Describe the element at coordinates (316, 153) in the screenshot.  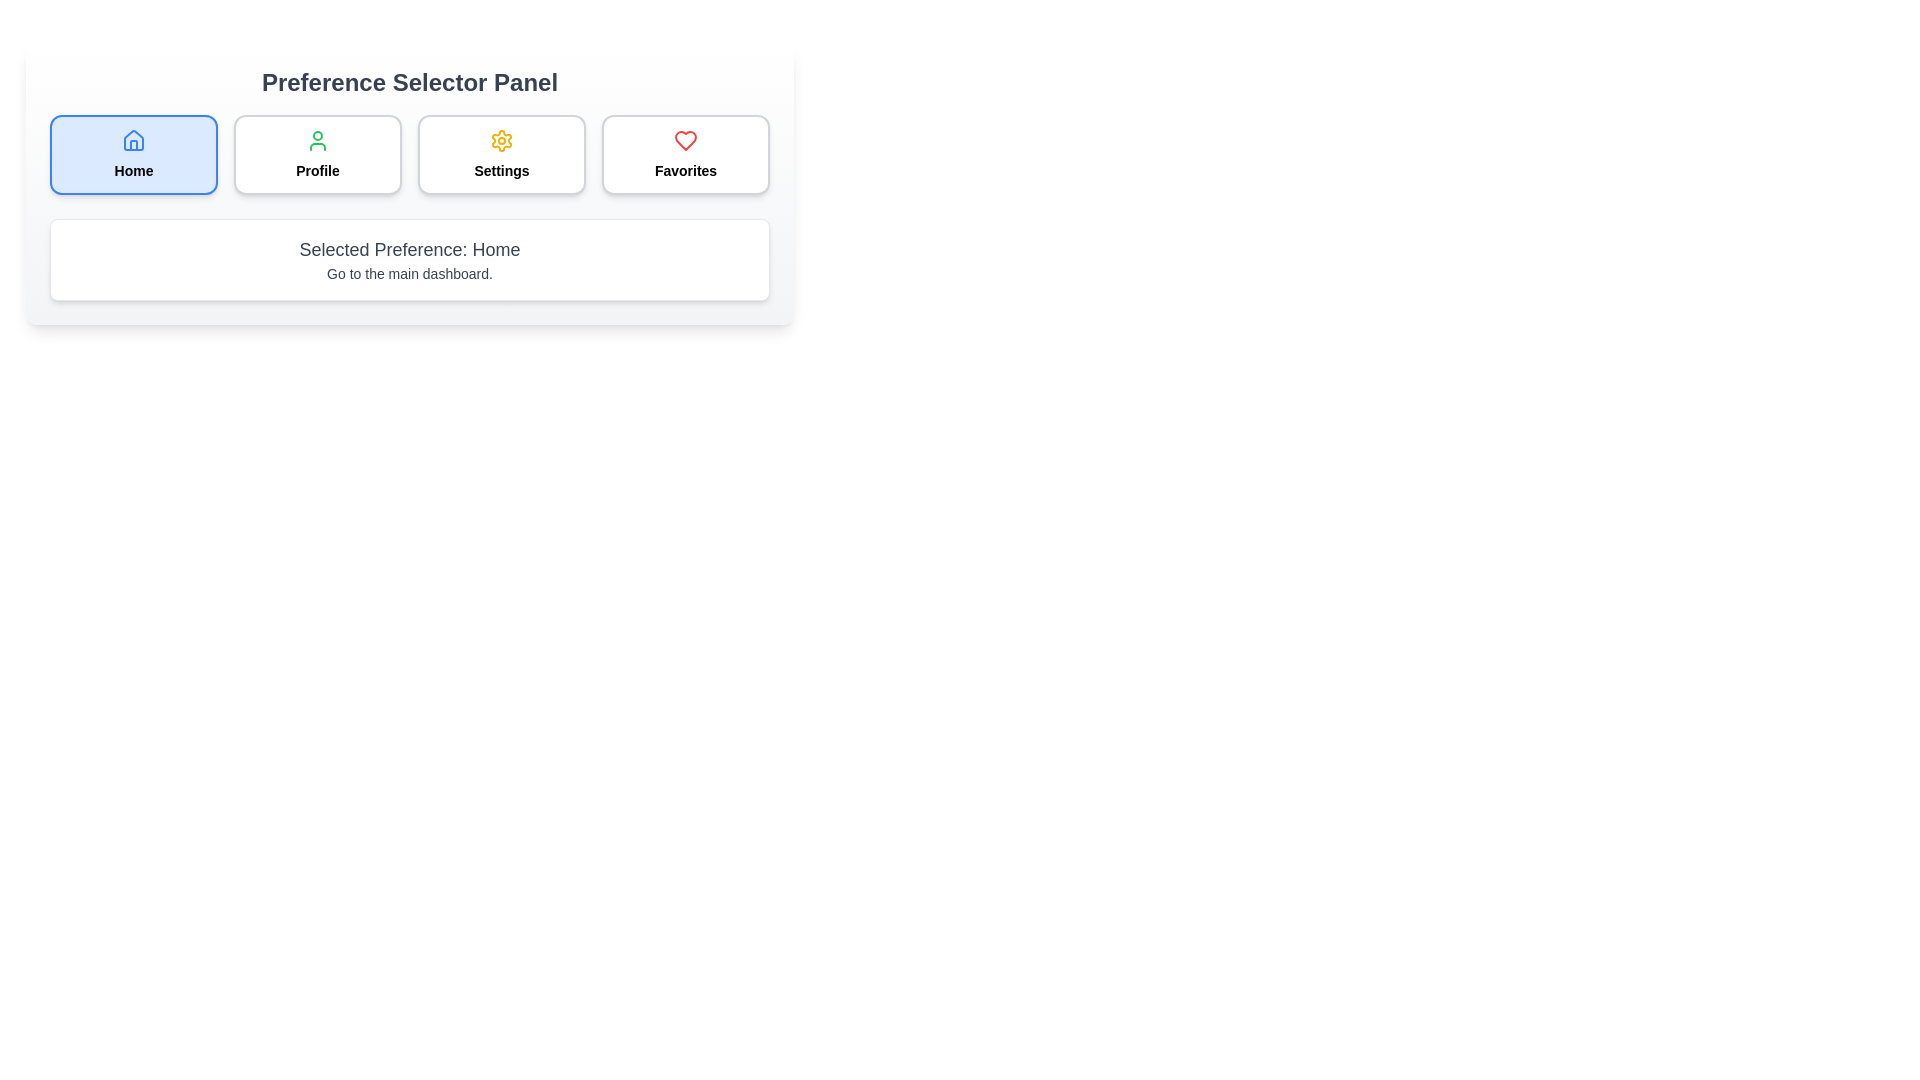
I see `the 'Profile' button, which is a rectangular button with a white background, gray border, rounded corners, a green user icon at the top, and the text label 'Profile' centered underneath` at that location.